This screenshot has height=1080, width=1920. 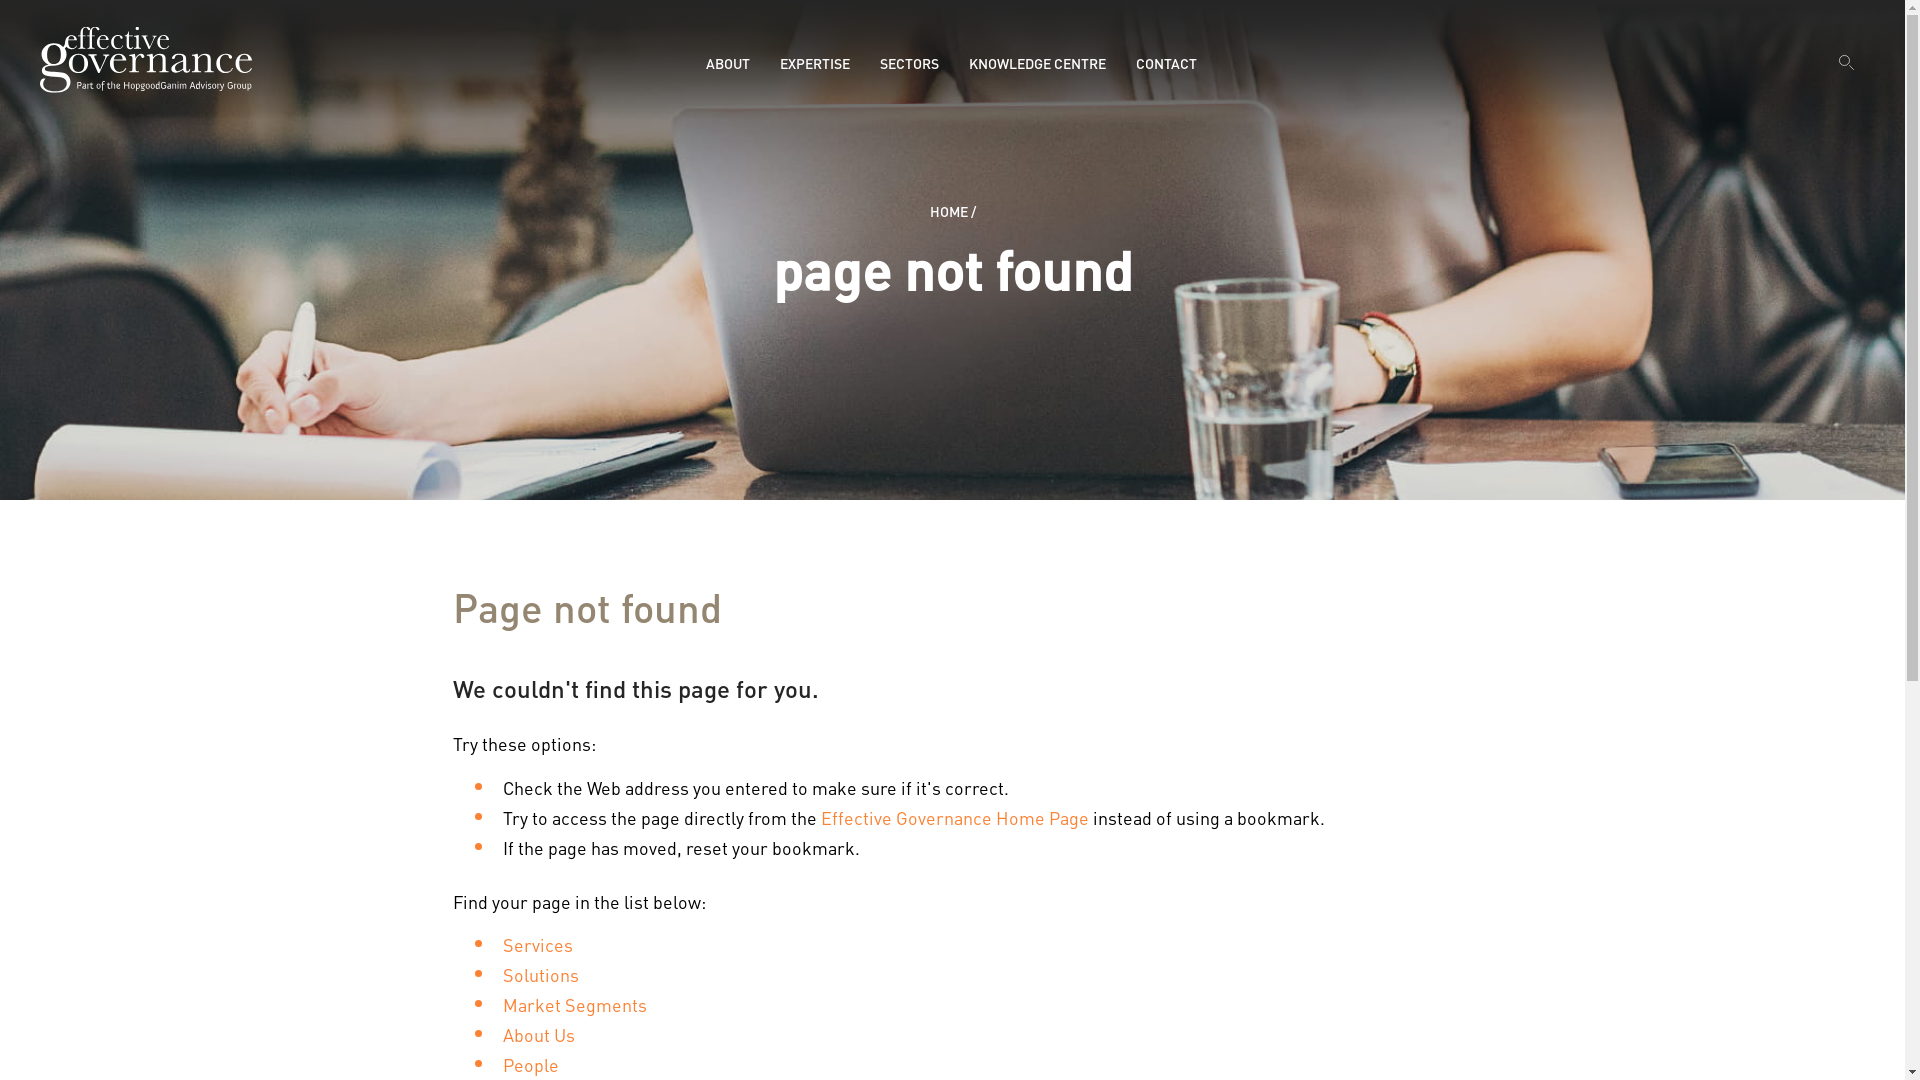 What do you see at coordinates (908, 61) in the screenshot?
I see `'SECTORS'` at bounding box center [908, 61].